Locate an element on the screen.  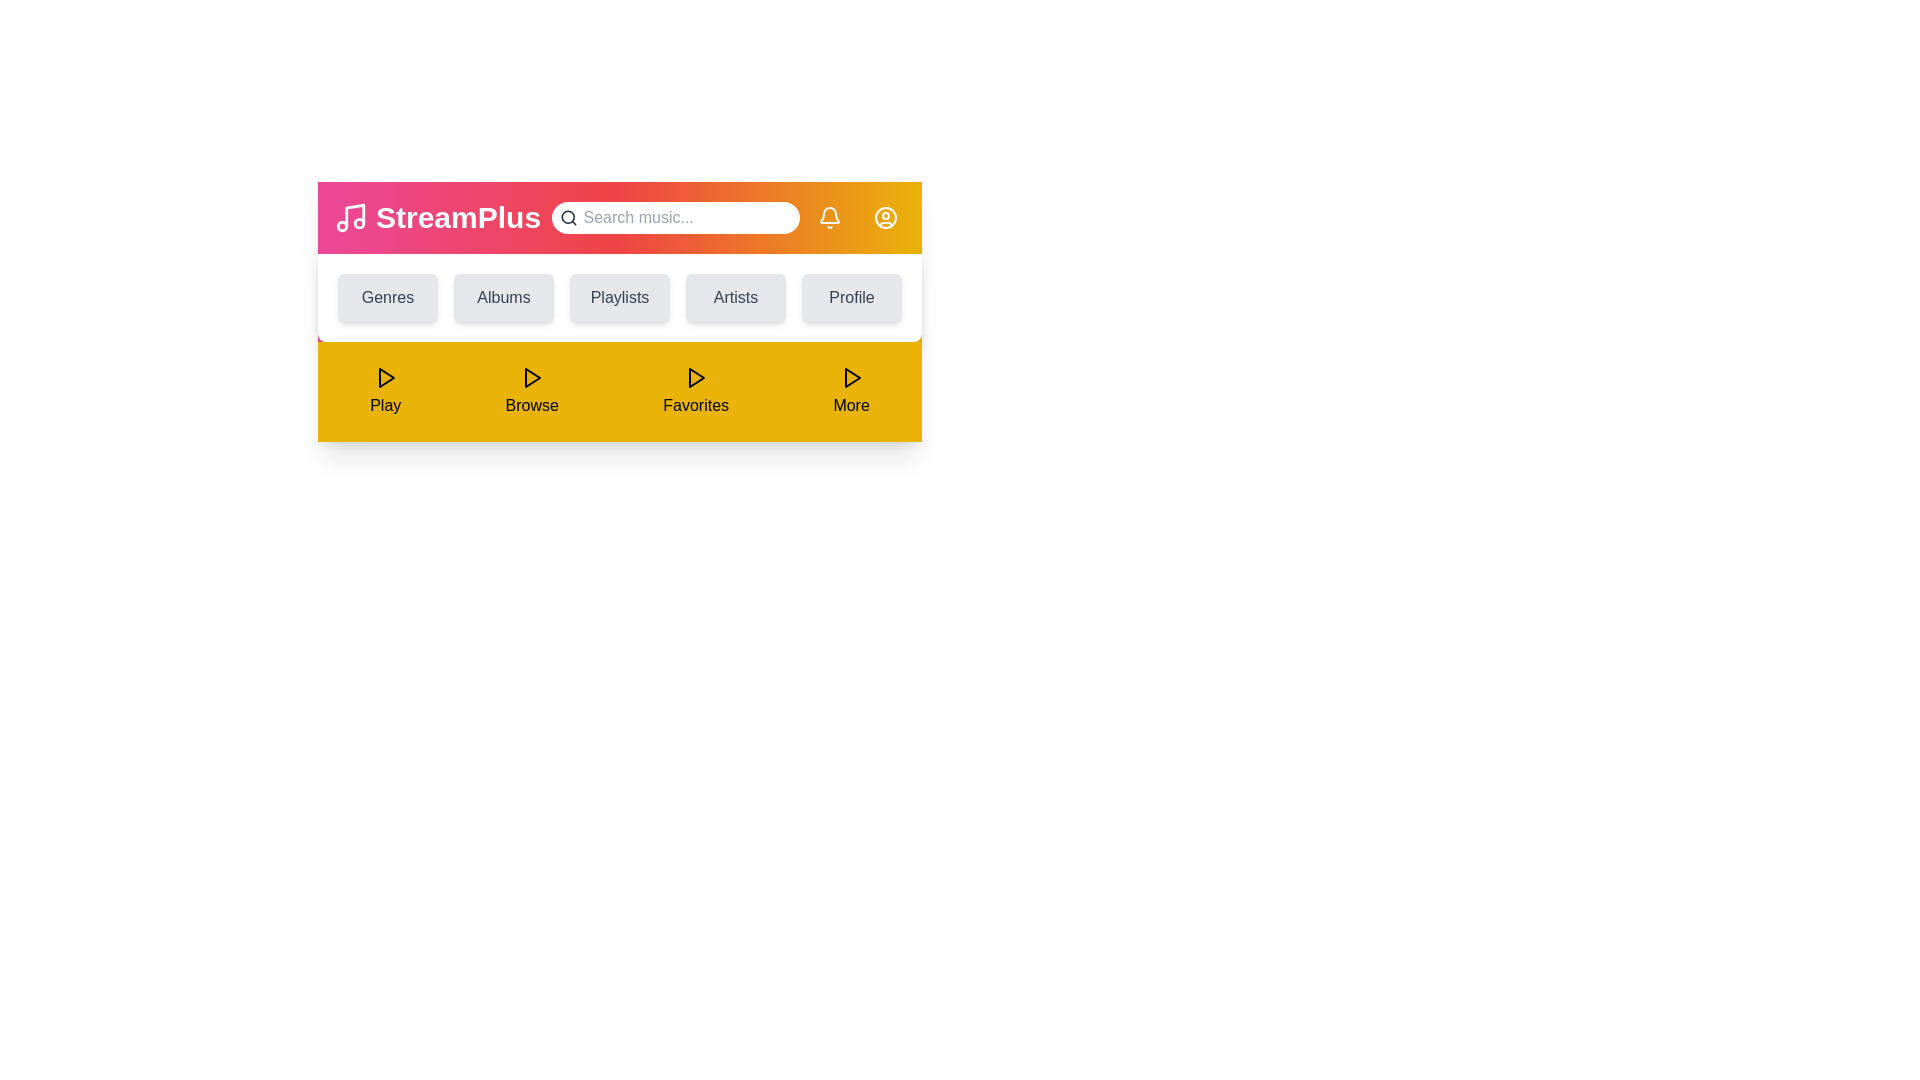
the bell icon to check notifications is located at coordinates (830, 218).